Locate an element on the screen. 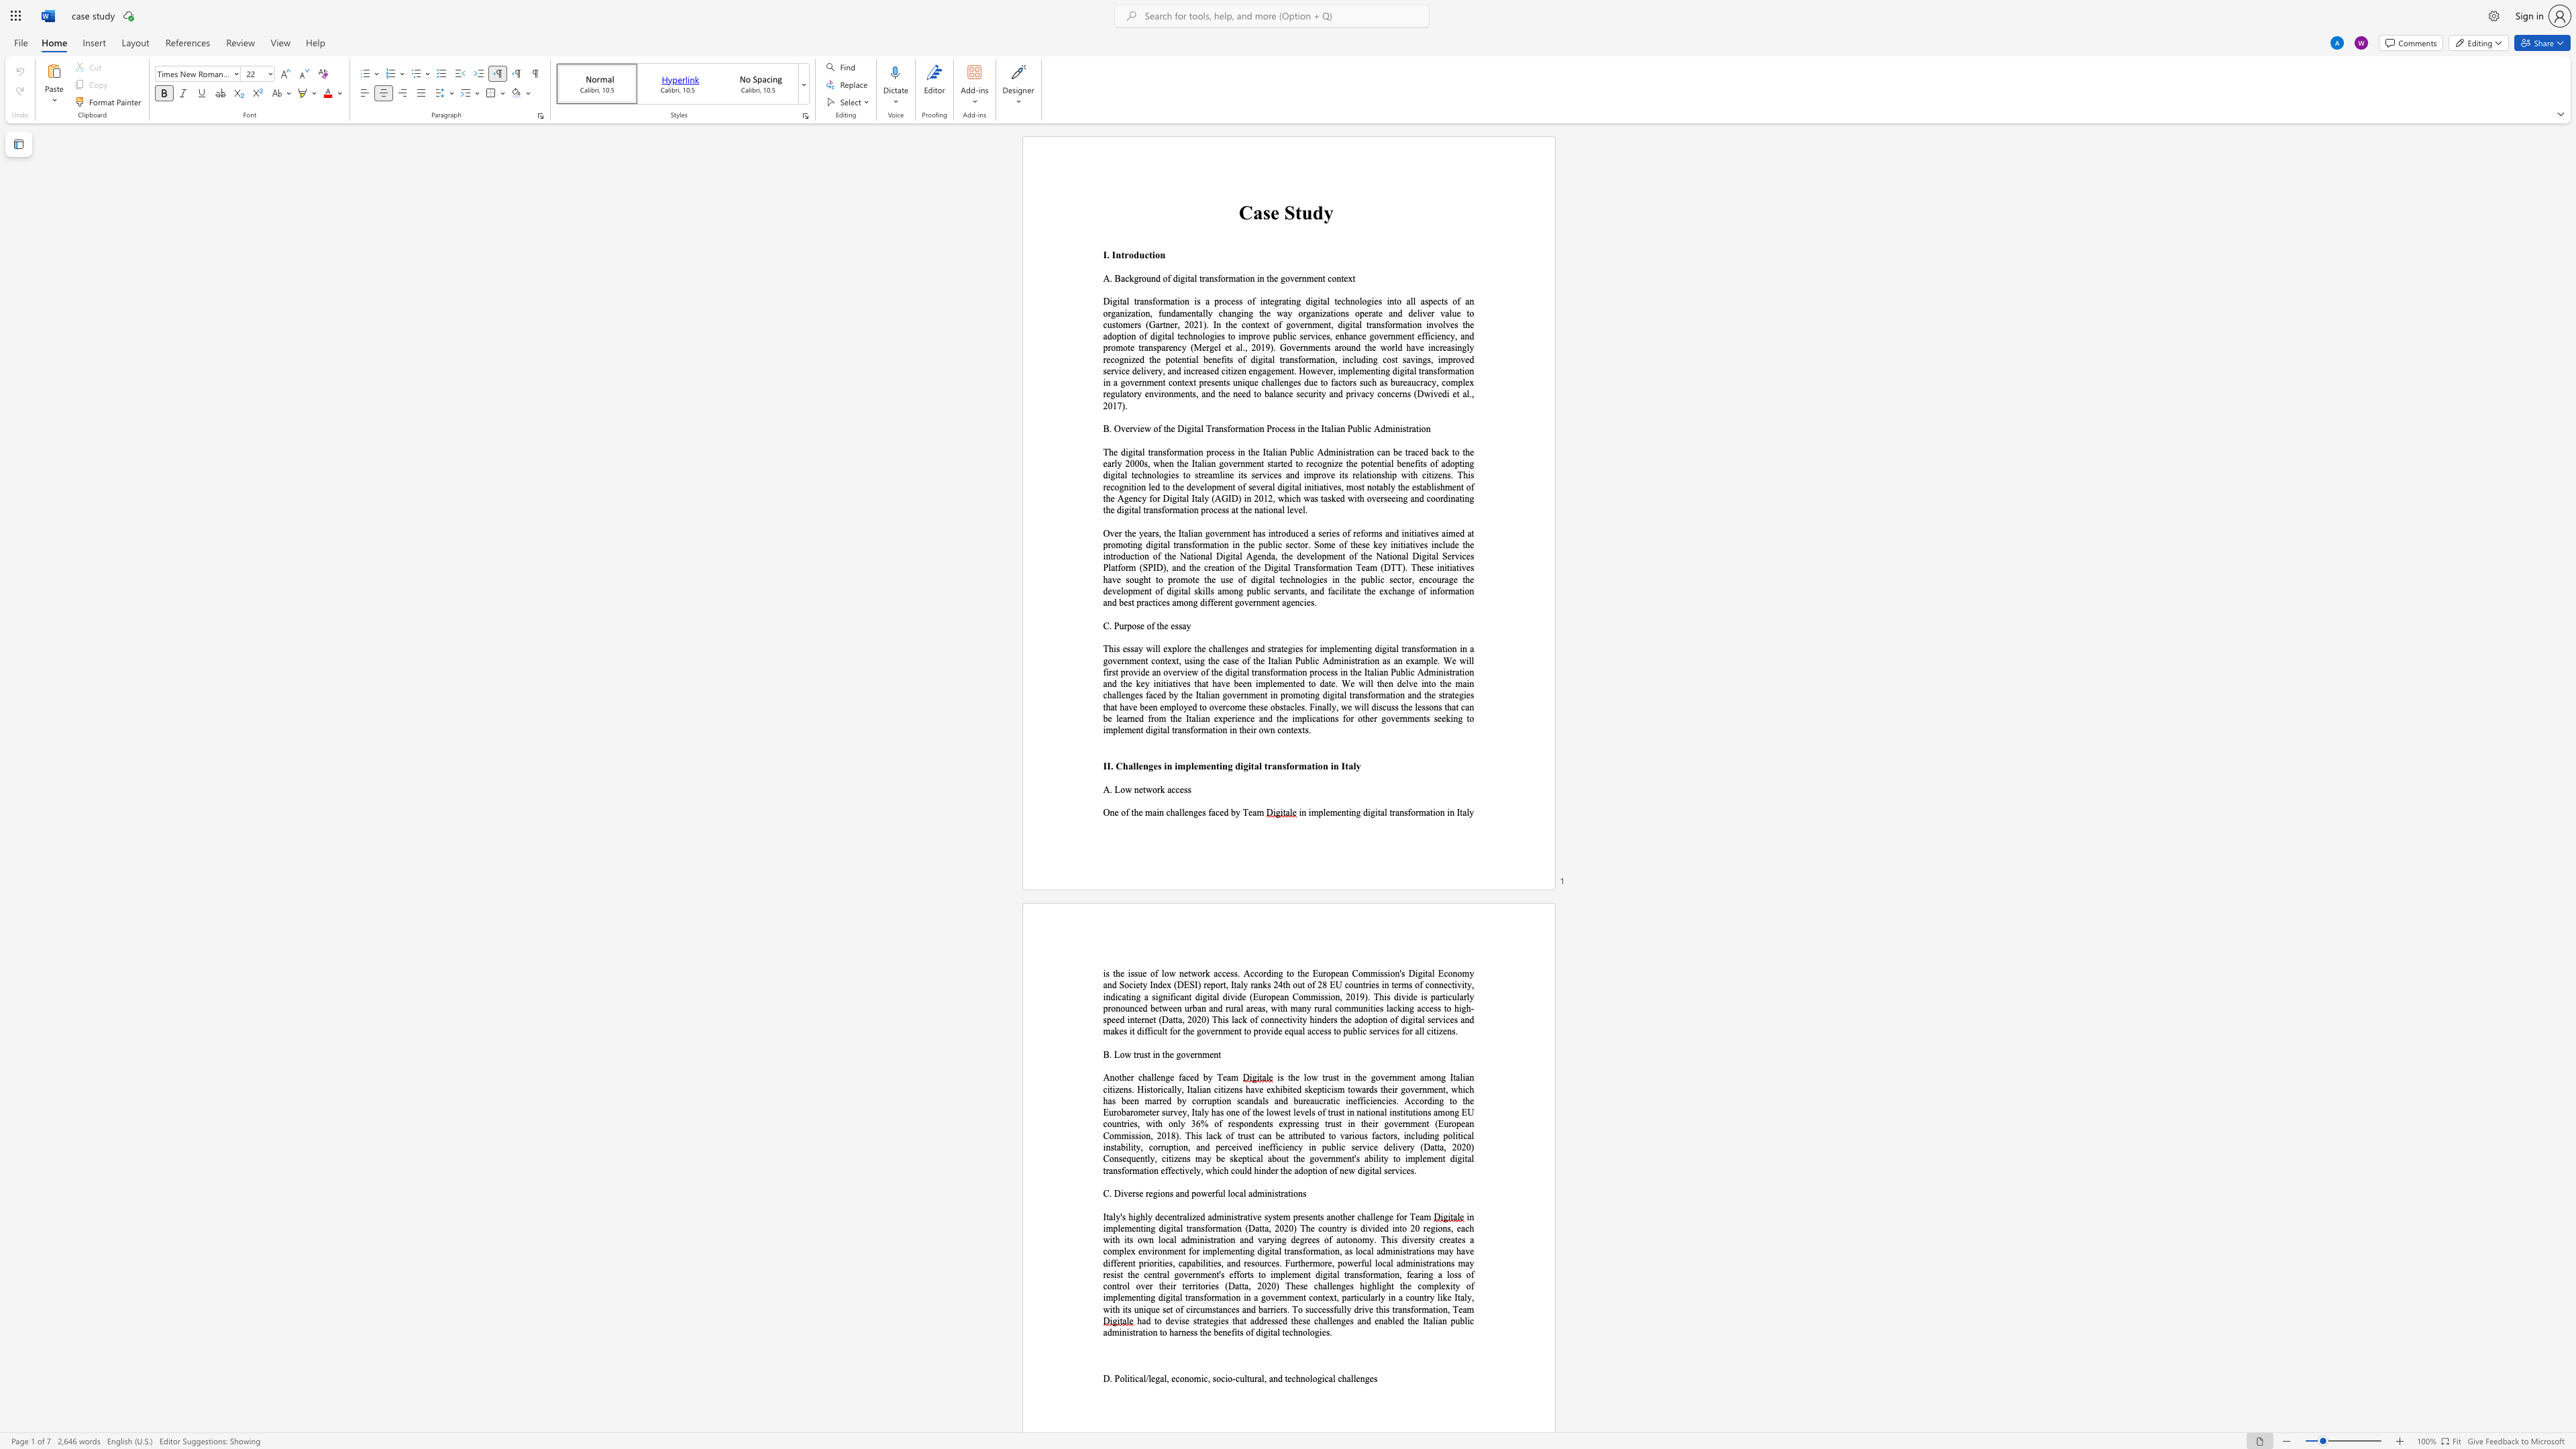 The height and width of the screenshot is (1449, 2576). the subset text "erful local administrations" within the text "C. Diverse regions and powerful local administrations" is located at coordinates (1207, 1193).